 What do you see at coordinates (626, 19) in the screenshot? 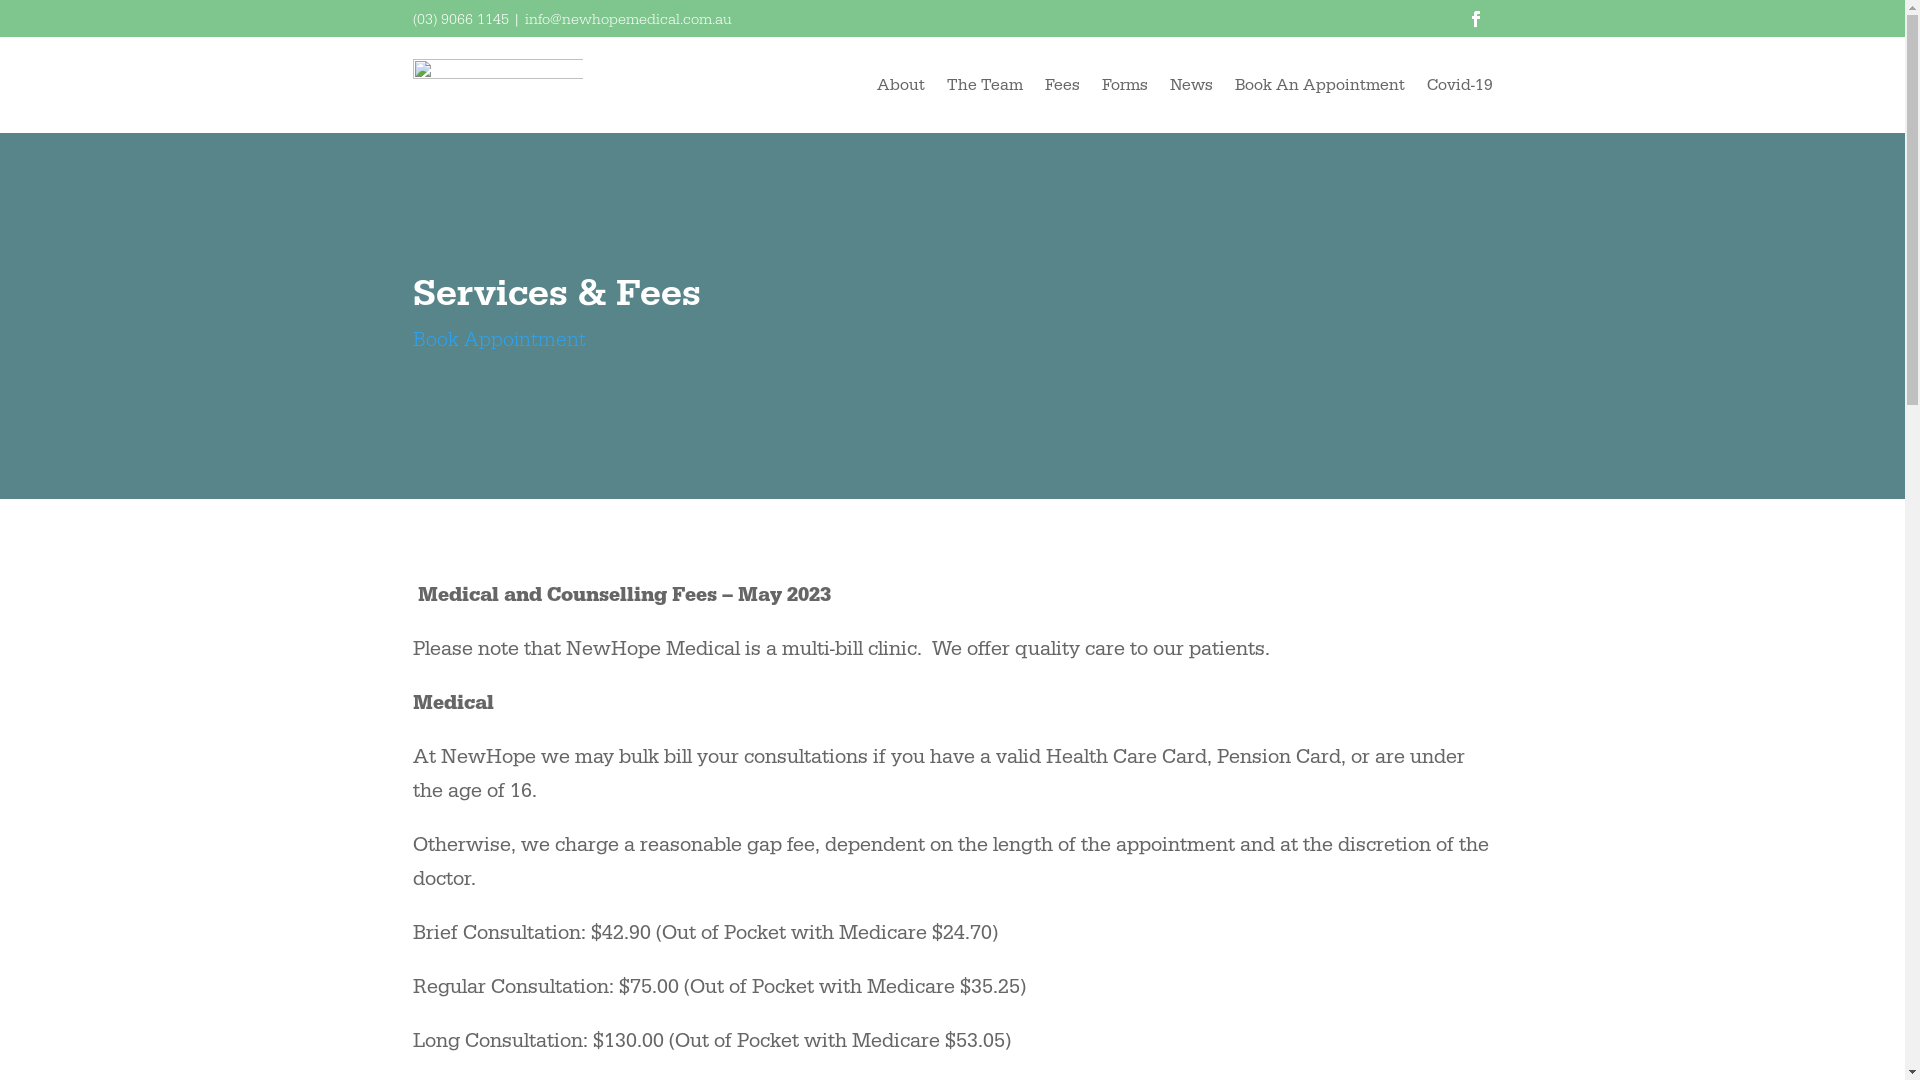
I see `'info@newhopemedical.com.au'` at bounding box center [626, 19].